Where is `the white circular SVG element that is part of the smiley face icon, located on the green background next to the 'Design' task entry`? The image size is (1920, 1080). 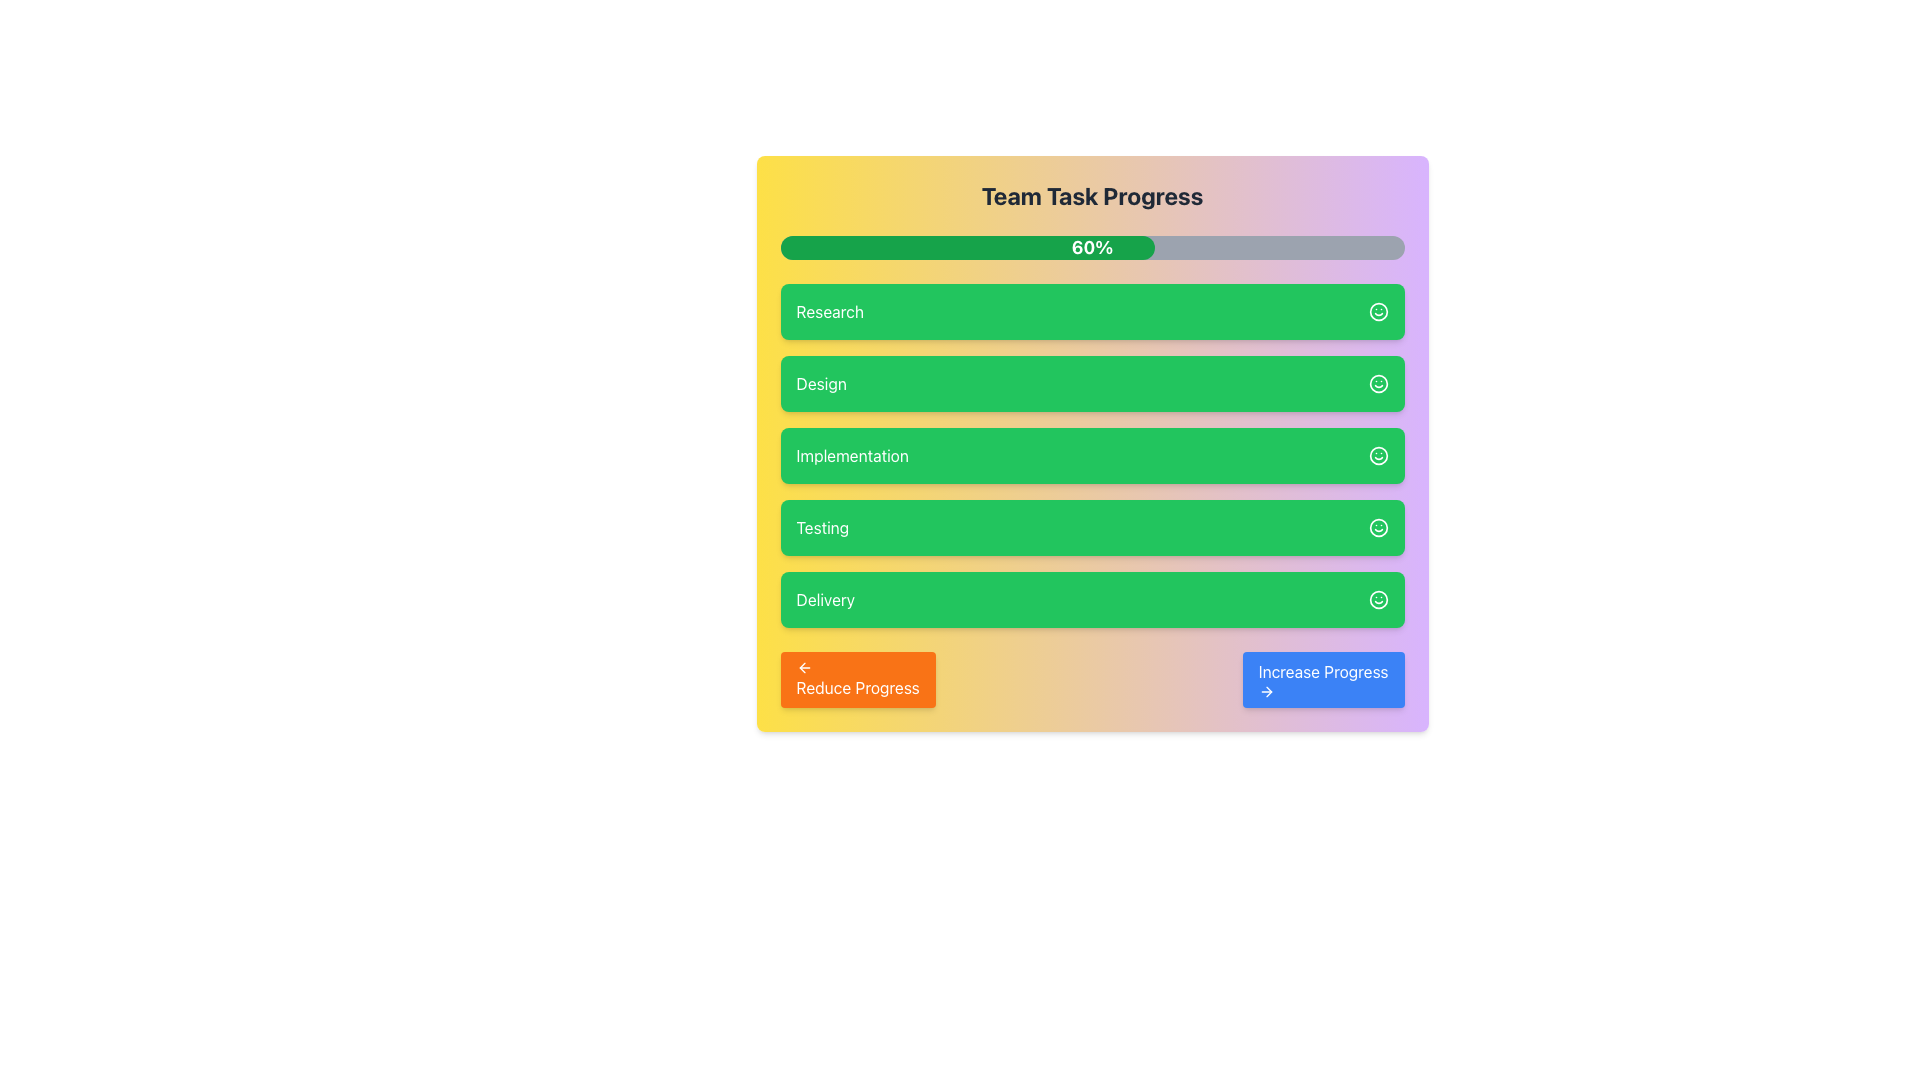 the white circular SVG element that is part of the smiley face icon, located on the green background next to the 'Design' task entry is located at coordinates (1377, 312).